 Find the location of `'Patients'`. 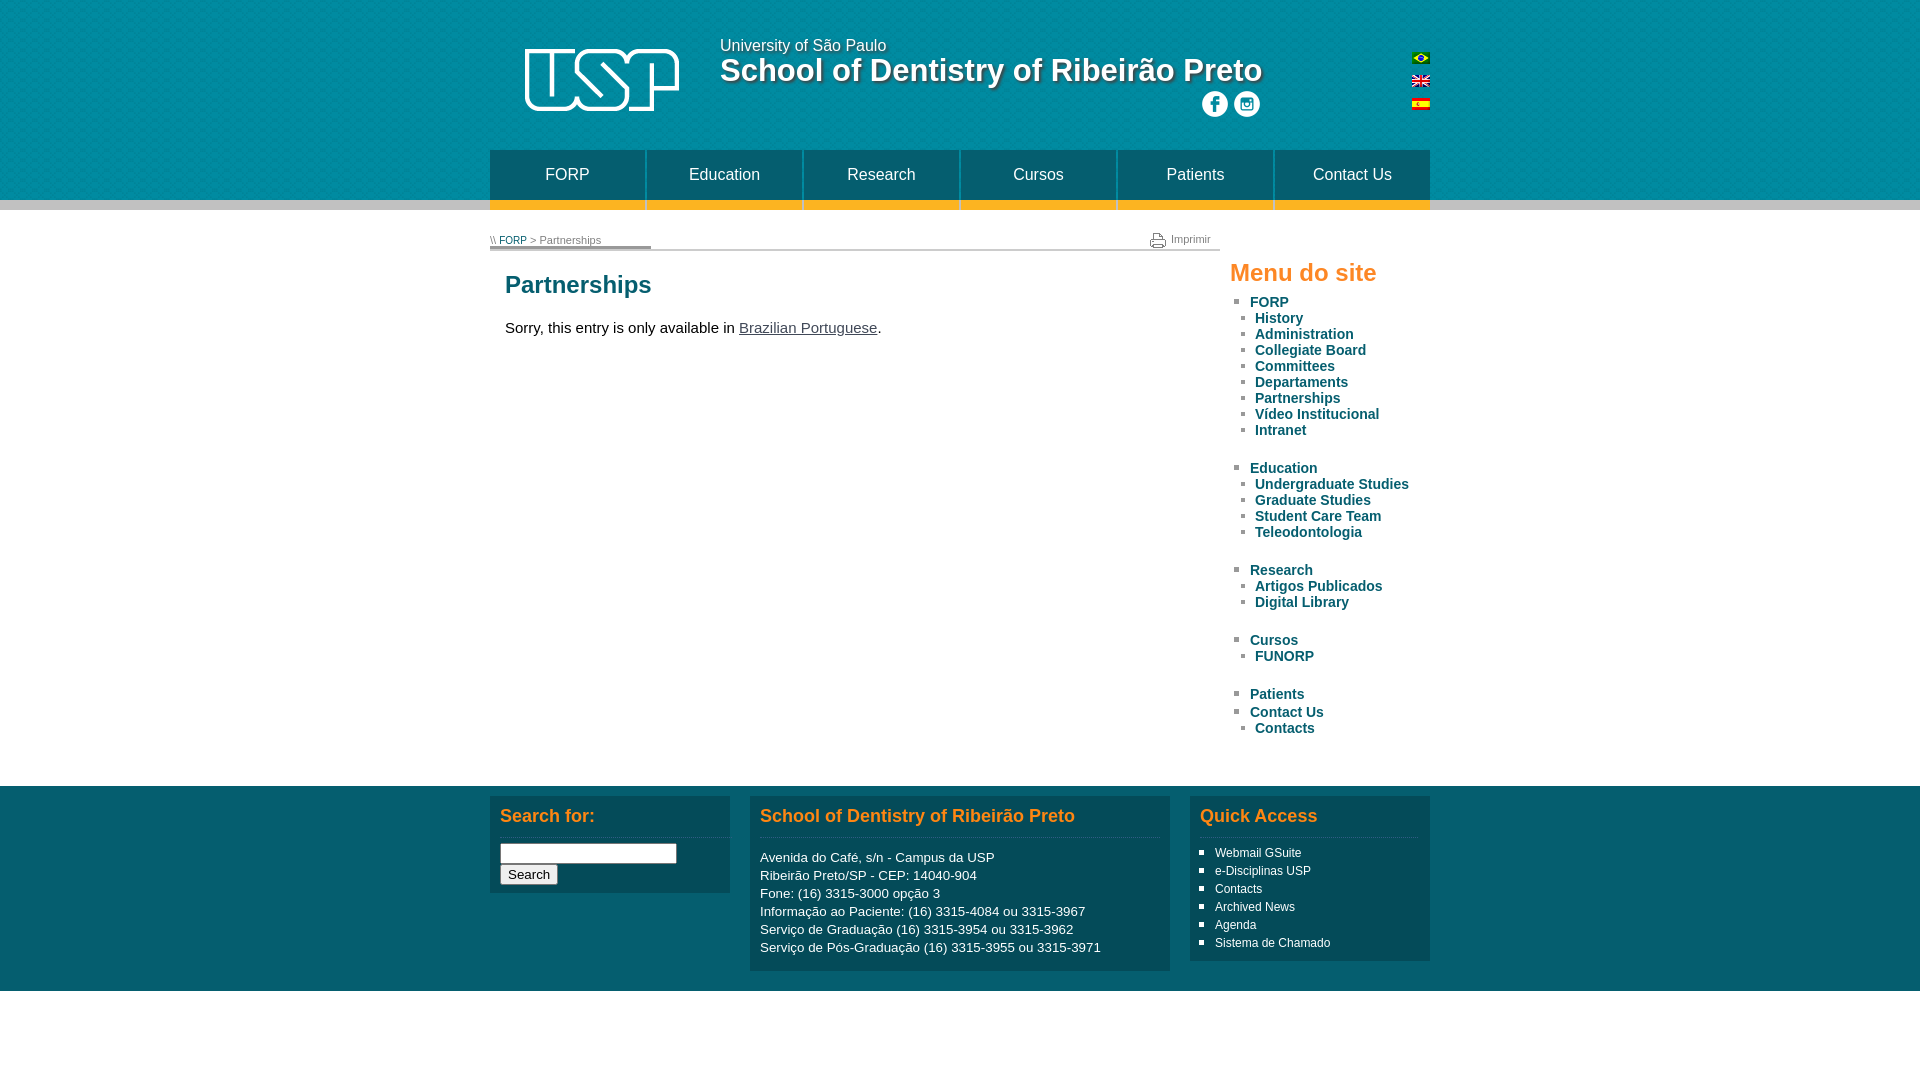

'Patients' is located at coordinates (1195, 173).